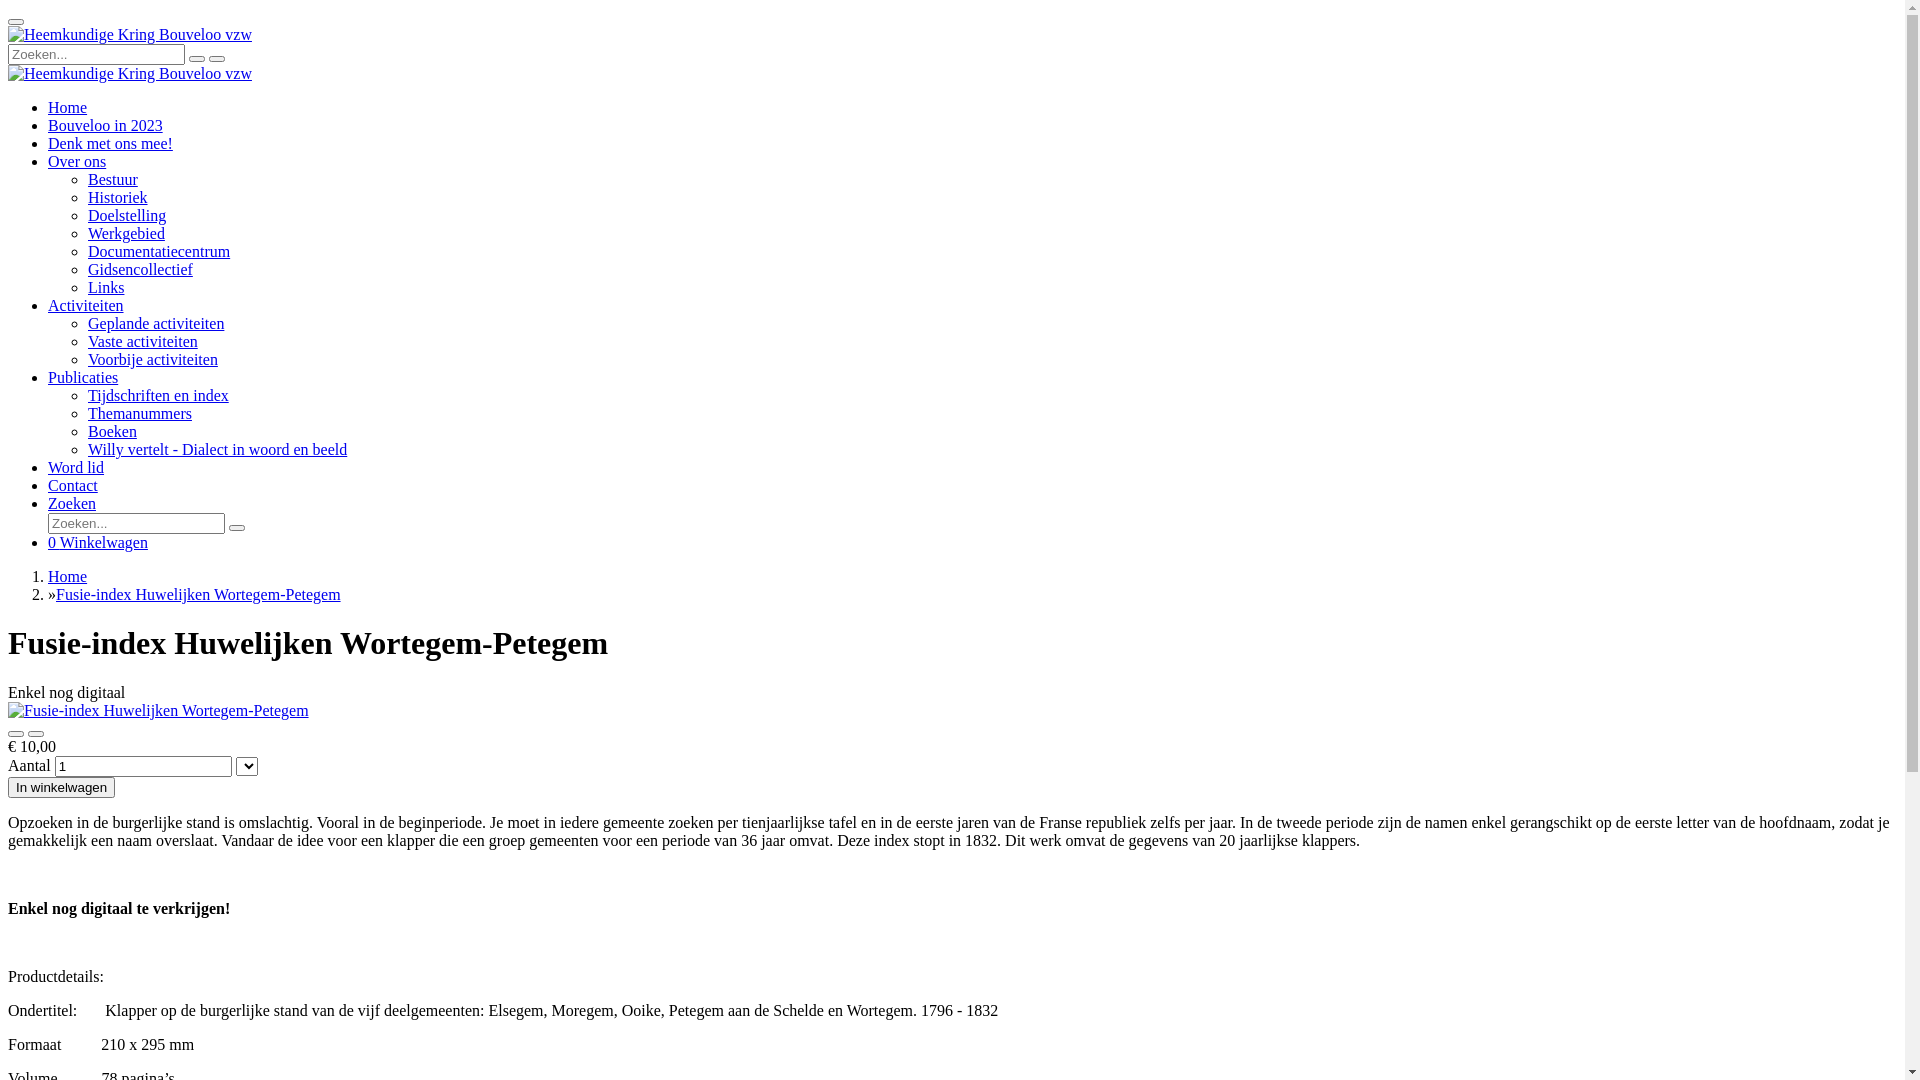  I want to click on 'Bouveloo in 2023', so click(104, 125).